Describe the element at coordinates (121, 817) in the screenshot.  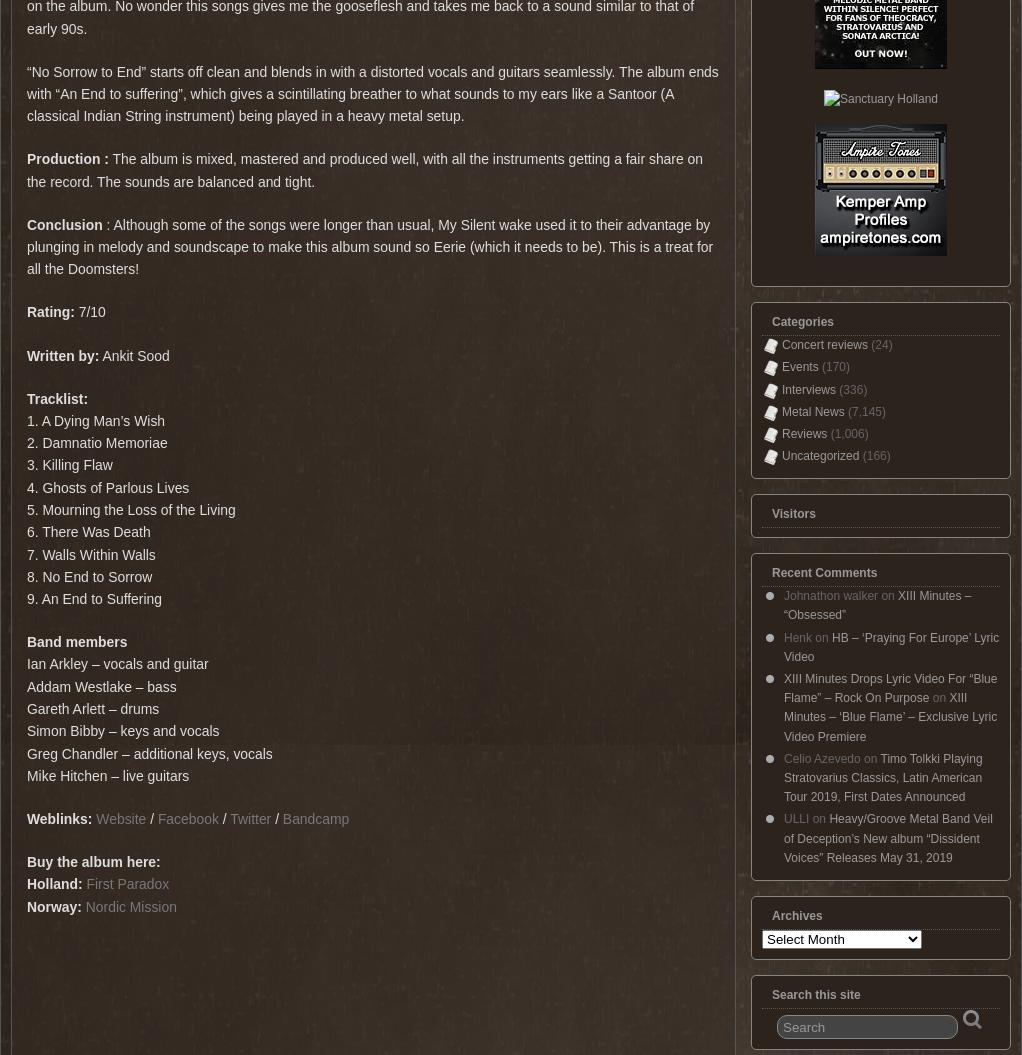
I see `'Website'` at that location.